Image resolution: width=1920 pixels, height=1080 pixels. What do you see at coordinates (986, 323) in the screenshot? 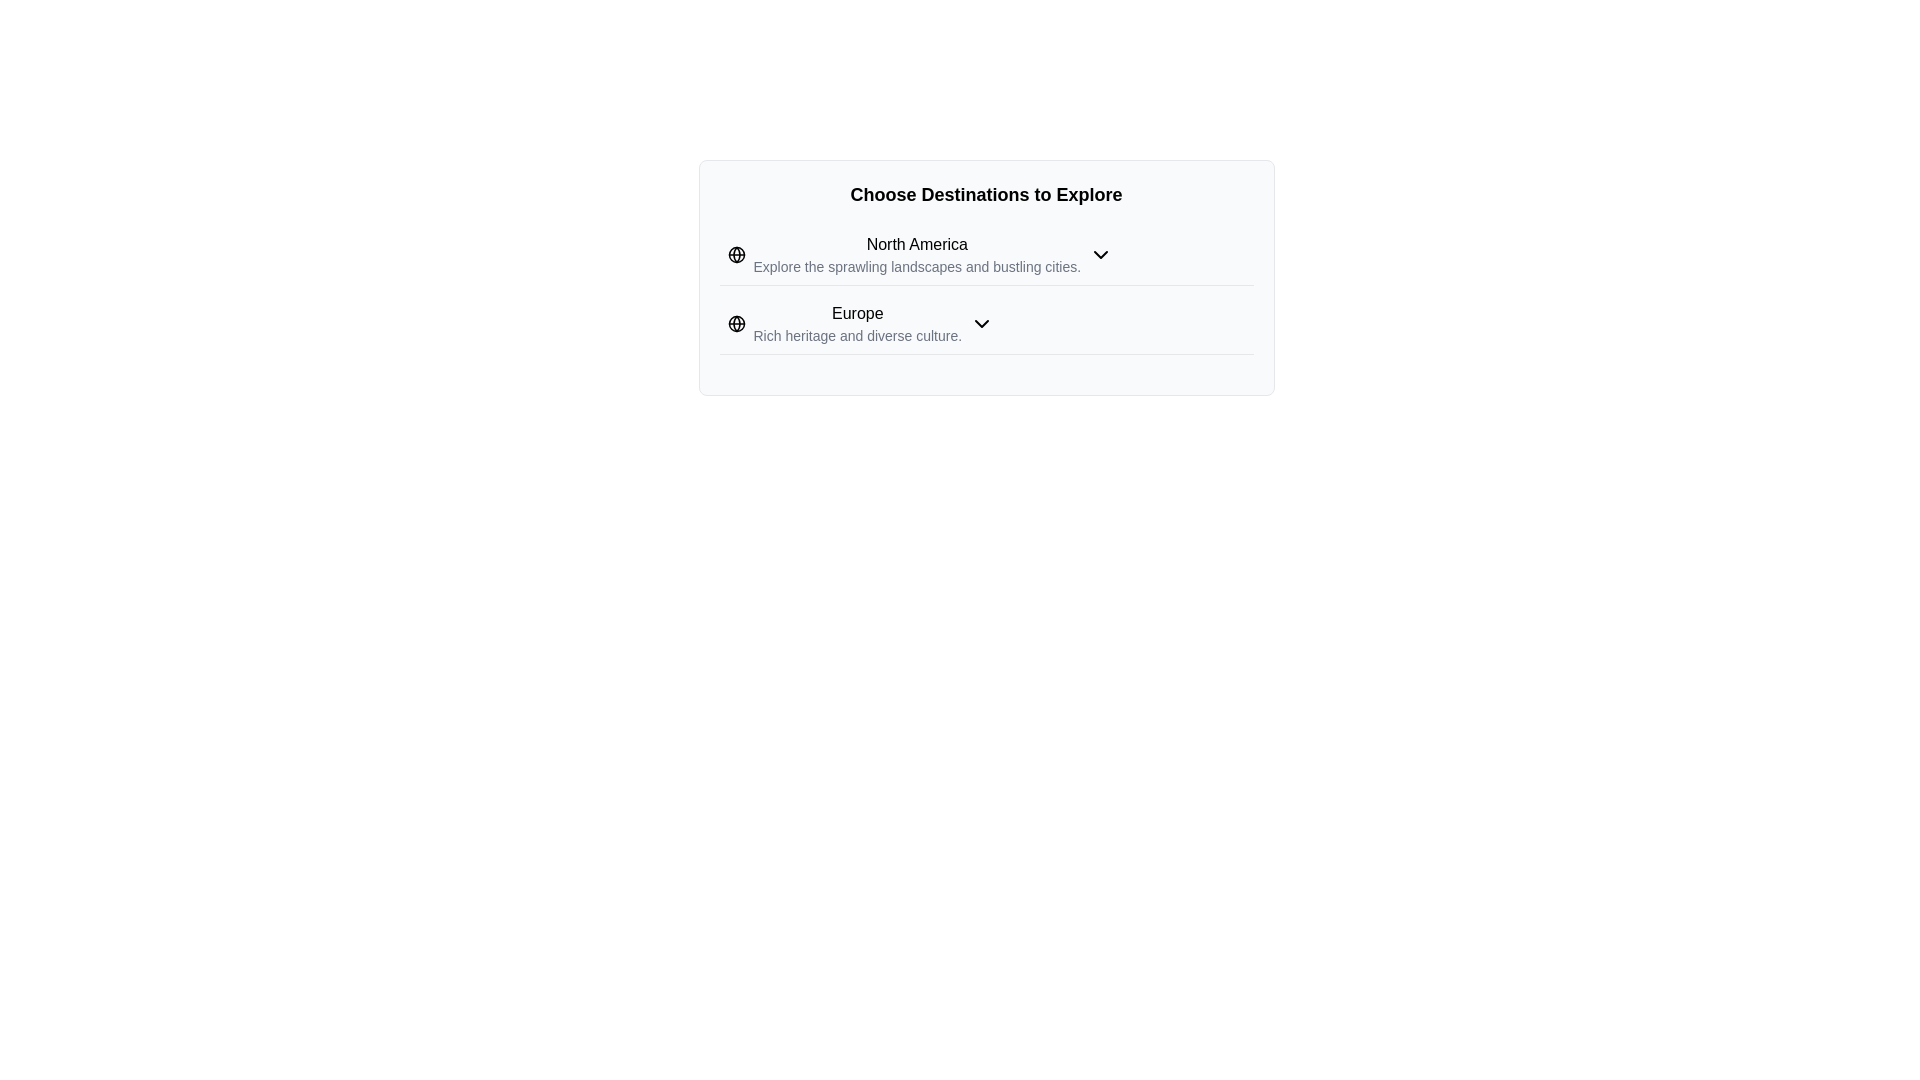
I see `the second clickable list item related to 'Europe', which provides information on its 'Rich heritage and diverse culture'` at bounding box center [986, 323].